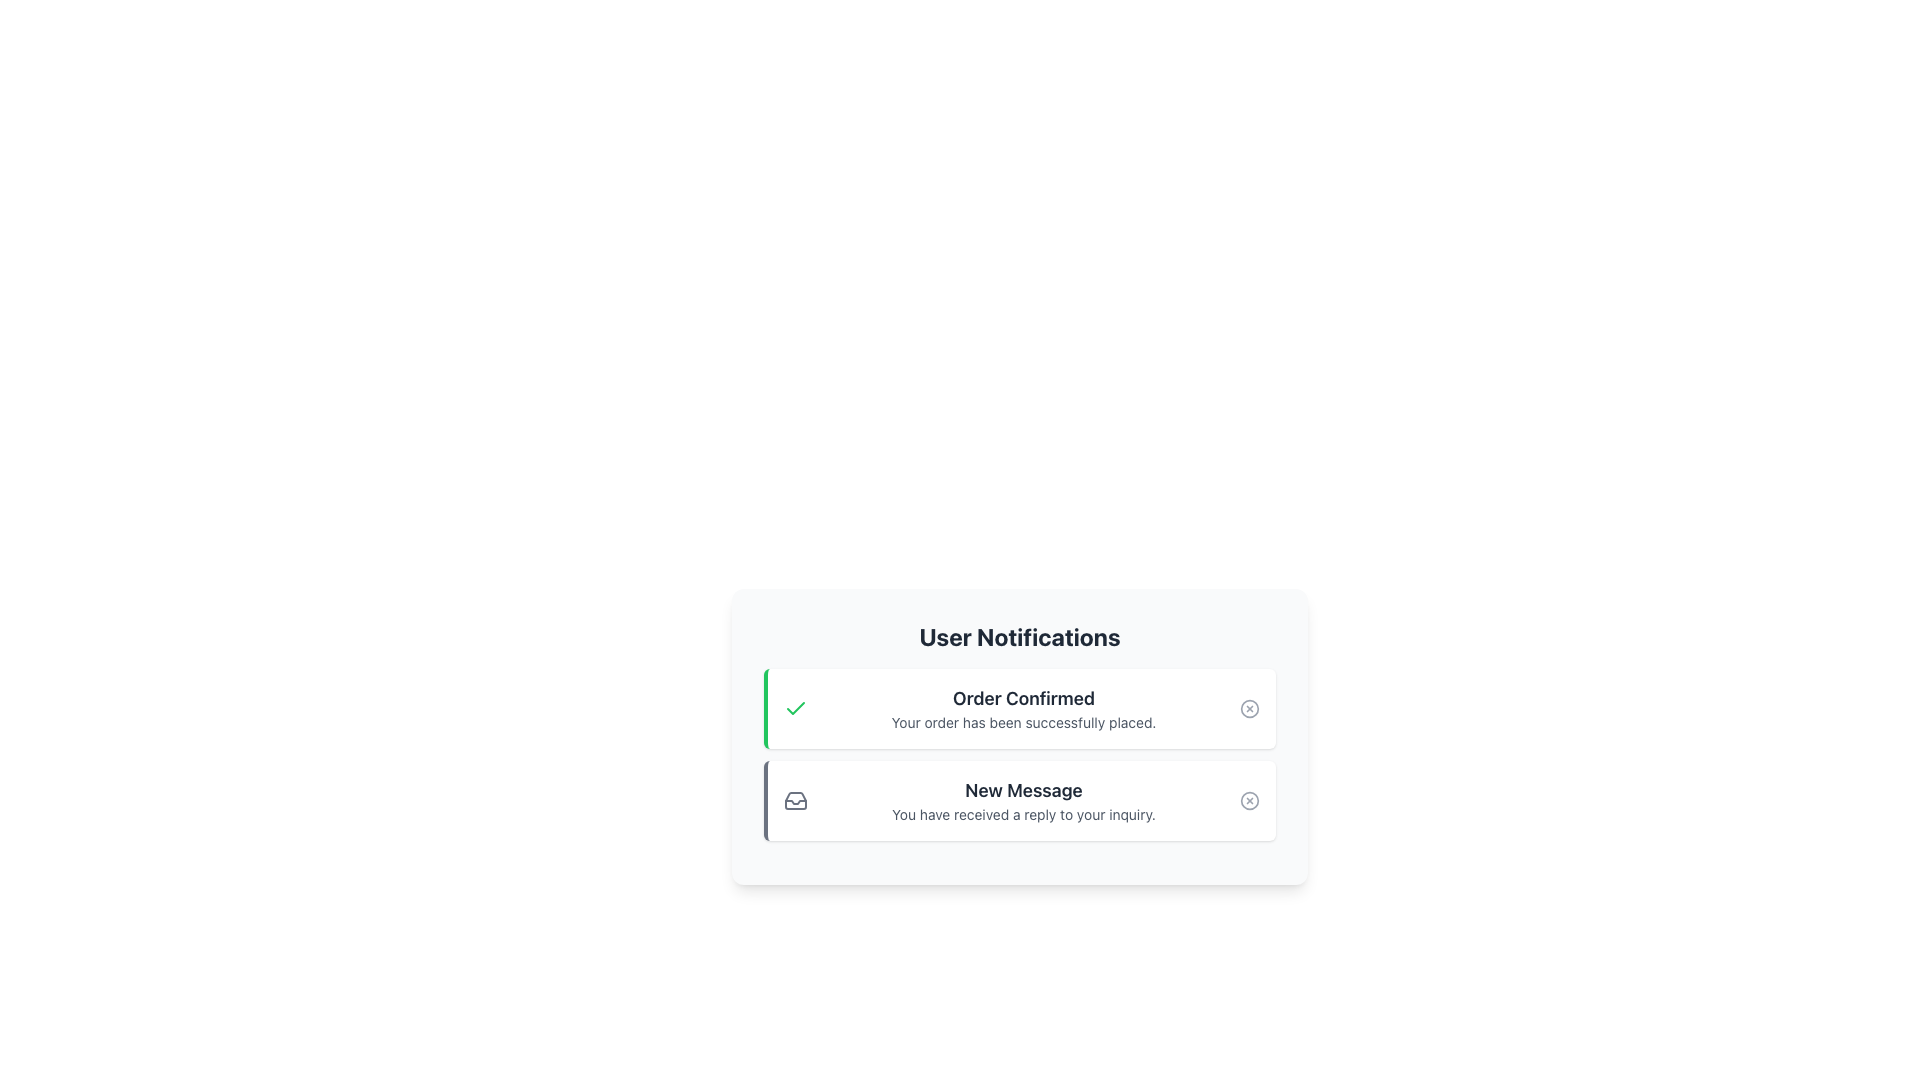 The height and width of the screenshot is (1080, 1920). Describe the element at coordinates (1023, 722) in the screenshot. I see `success message from the notification text label located below the 'Order Confirmed' title` at that location.